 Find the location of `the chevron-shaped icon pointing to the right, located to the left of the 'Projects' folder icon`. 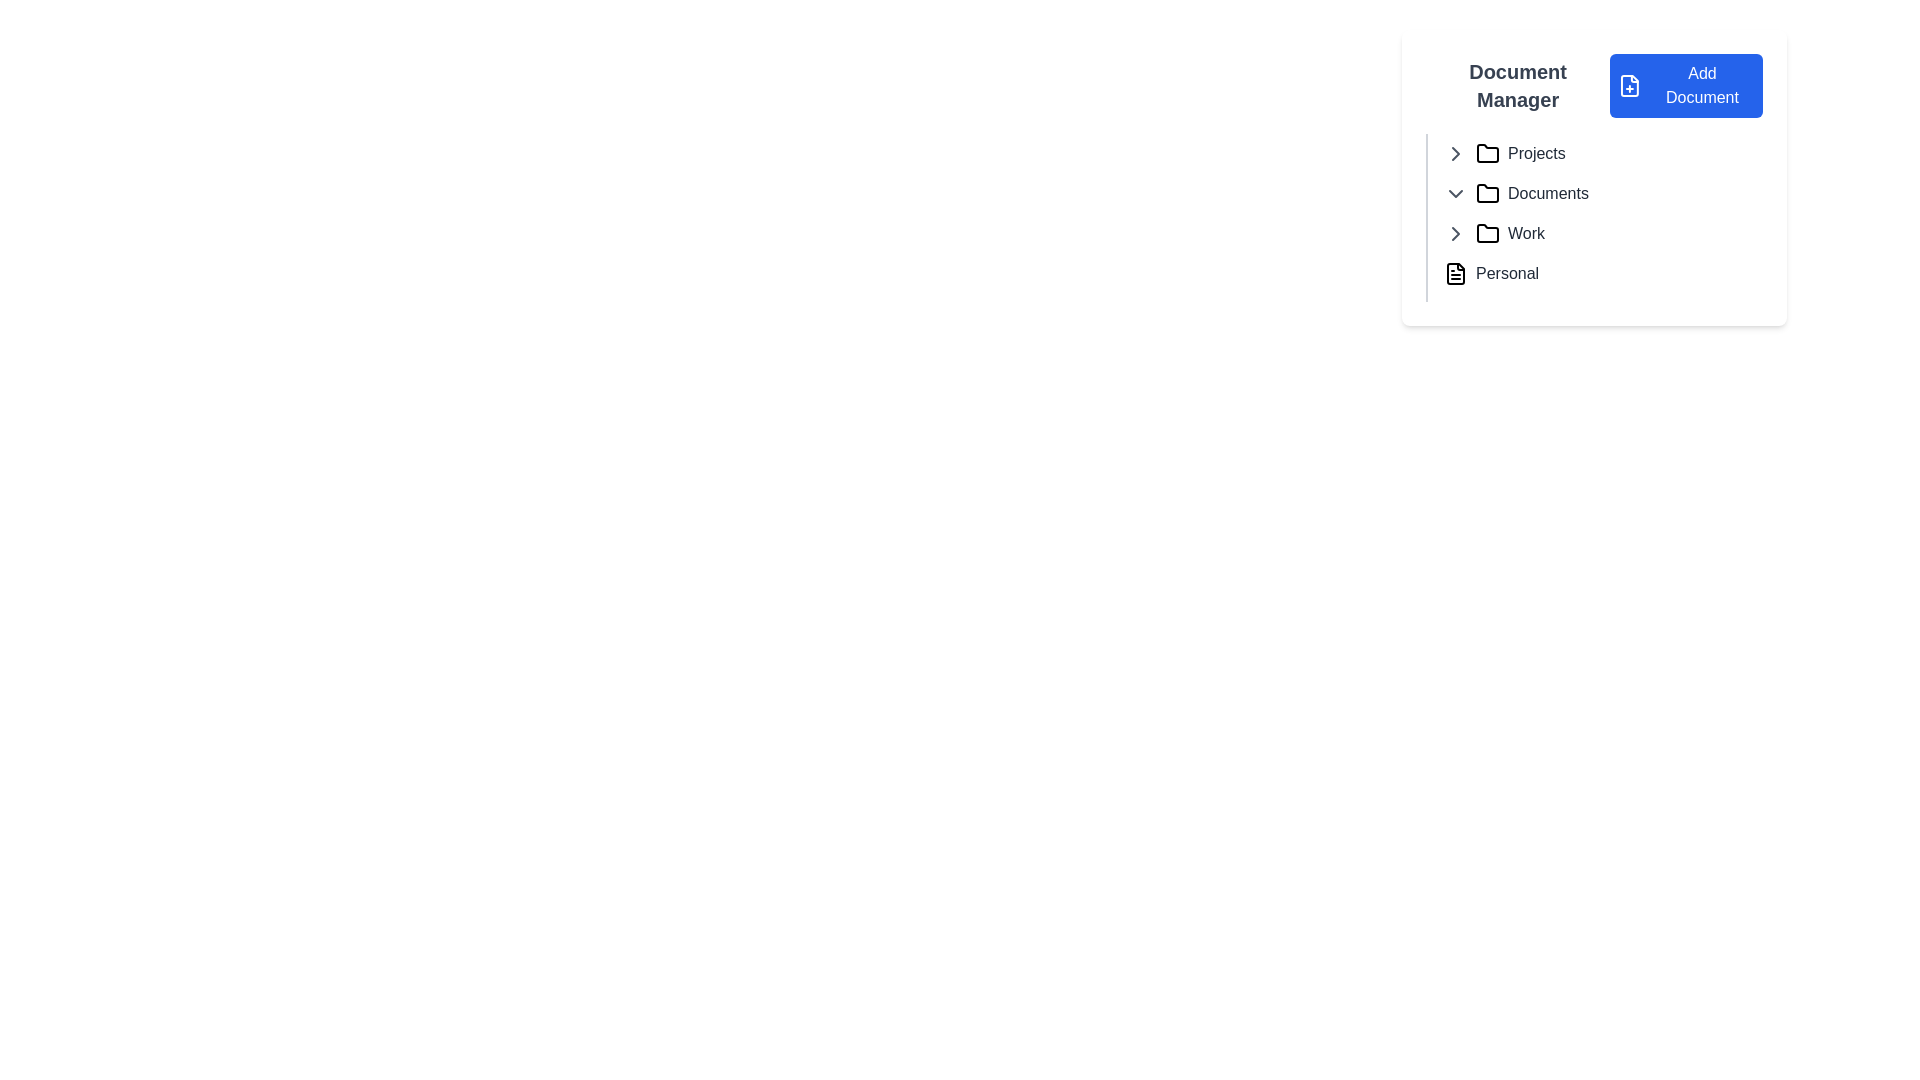

the chevron-shaped icon pointing to the right, located to the left of the 'Projects' folder icon is located at coordinates (1455, 153).